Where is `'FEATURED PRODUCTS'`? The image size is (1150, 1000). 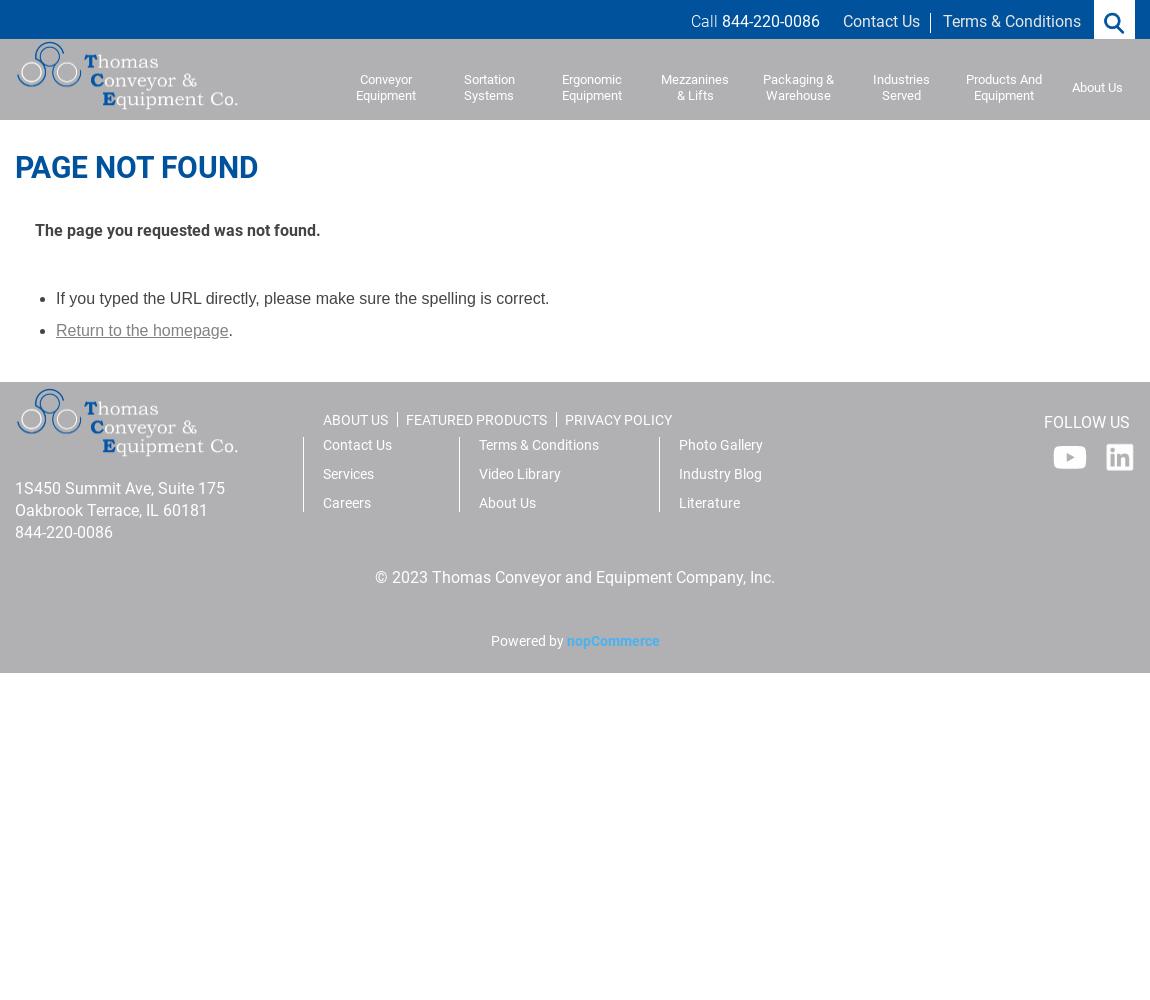 'FEATURED PRODUCTS' is located at coordinates (476, 420).